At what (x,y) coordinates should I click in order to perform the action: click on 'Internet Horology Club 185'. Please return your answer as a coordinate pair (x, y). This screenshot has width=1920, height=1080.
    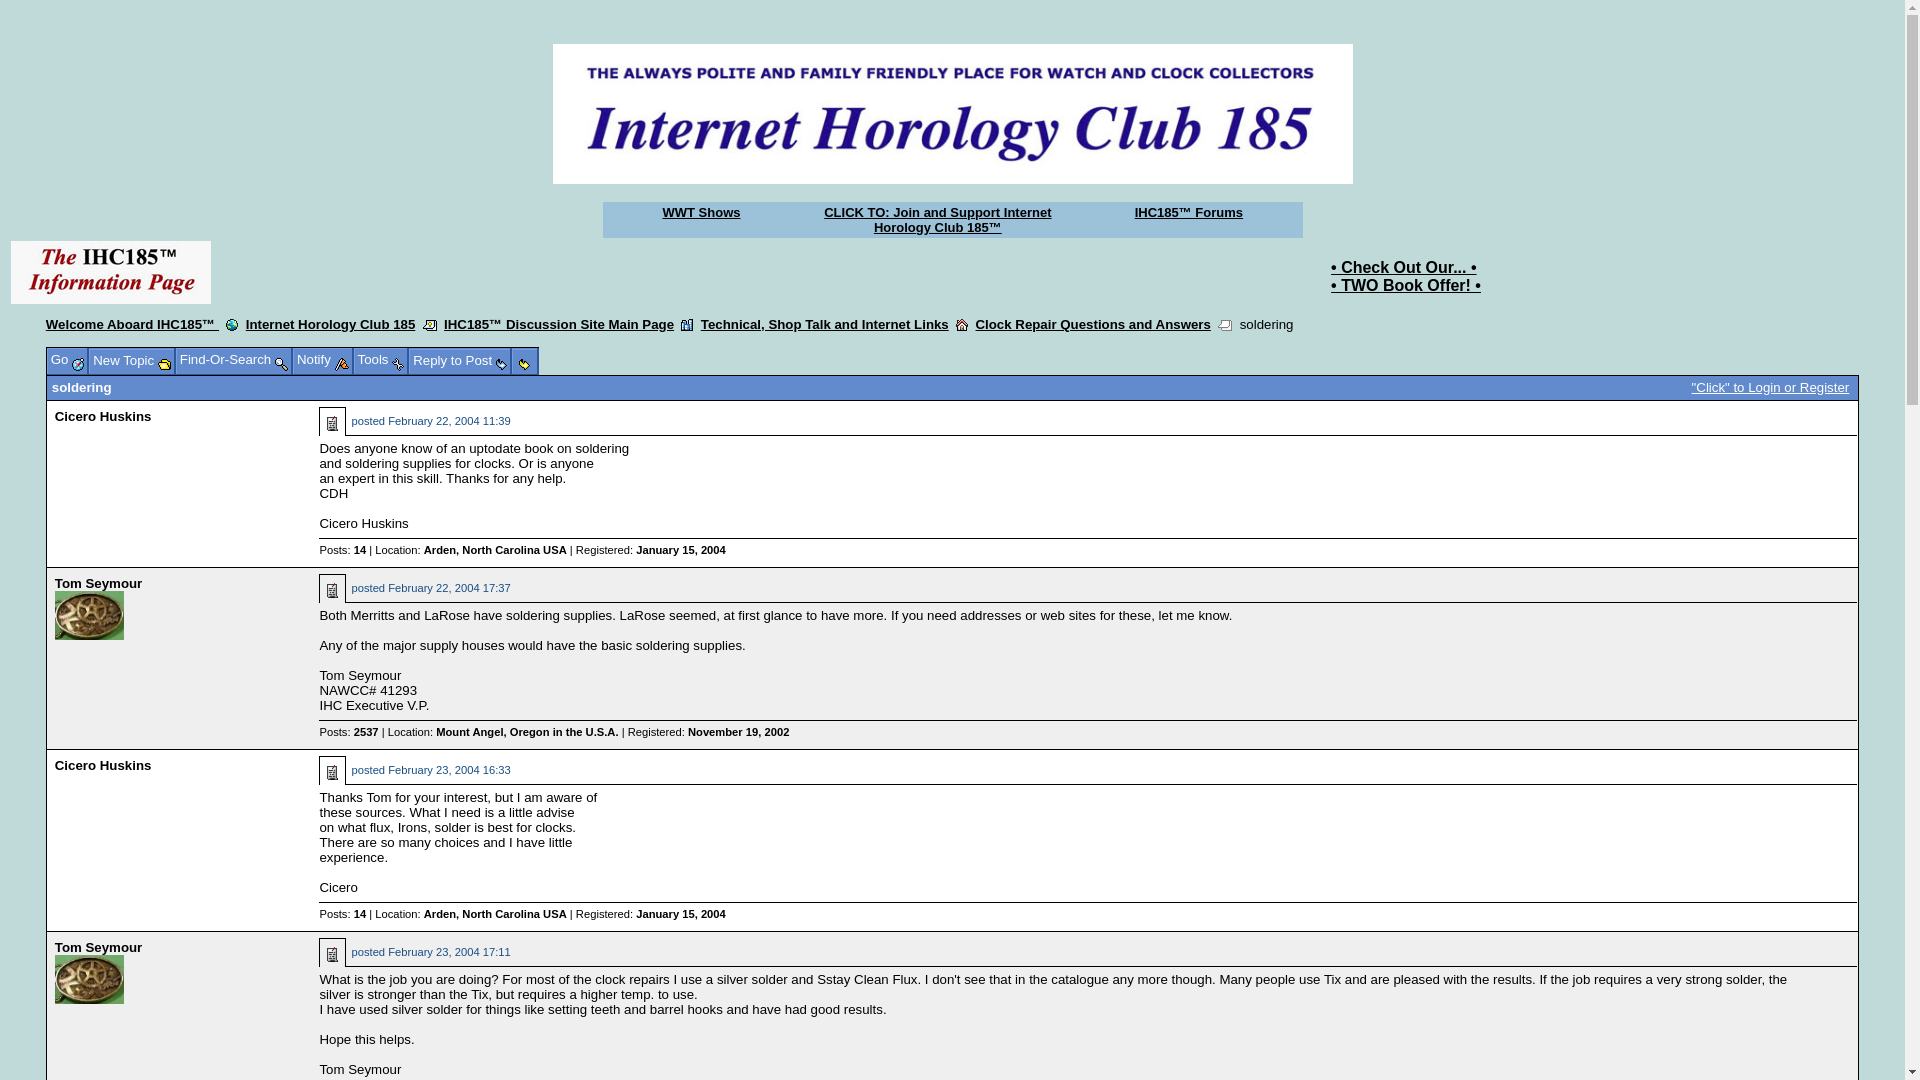
    Looking at the image, I should click on (331, 323).